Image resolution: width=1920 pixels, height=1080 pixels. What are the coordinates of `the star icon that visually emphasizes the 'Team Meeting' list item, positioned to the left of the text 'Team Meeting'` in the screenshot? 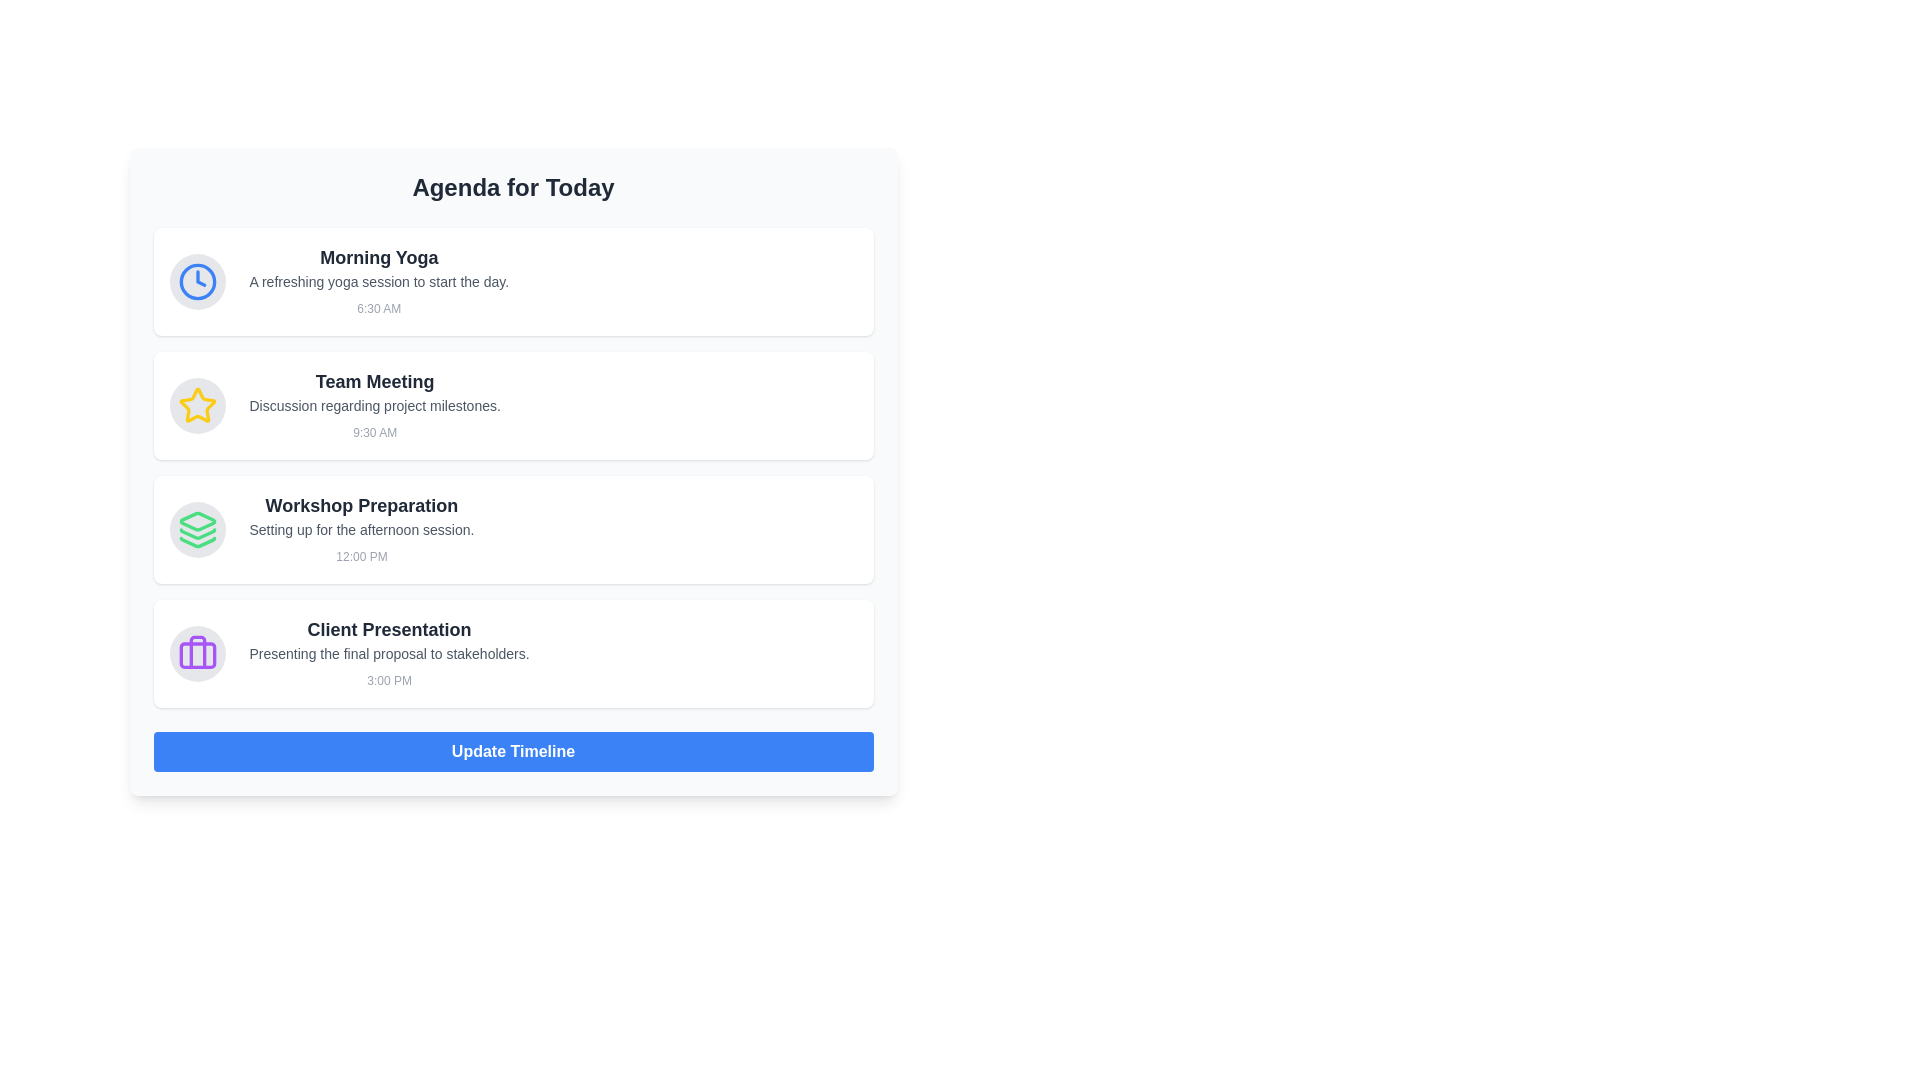 It's located at (197, 405).